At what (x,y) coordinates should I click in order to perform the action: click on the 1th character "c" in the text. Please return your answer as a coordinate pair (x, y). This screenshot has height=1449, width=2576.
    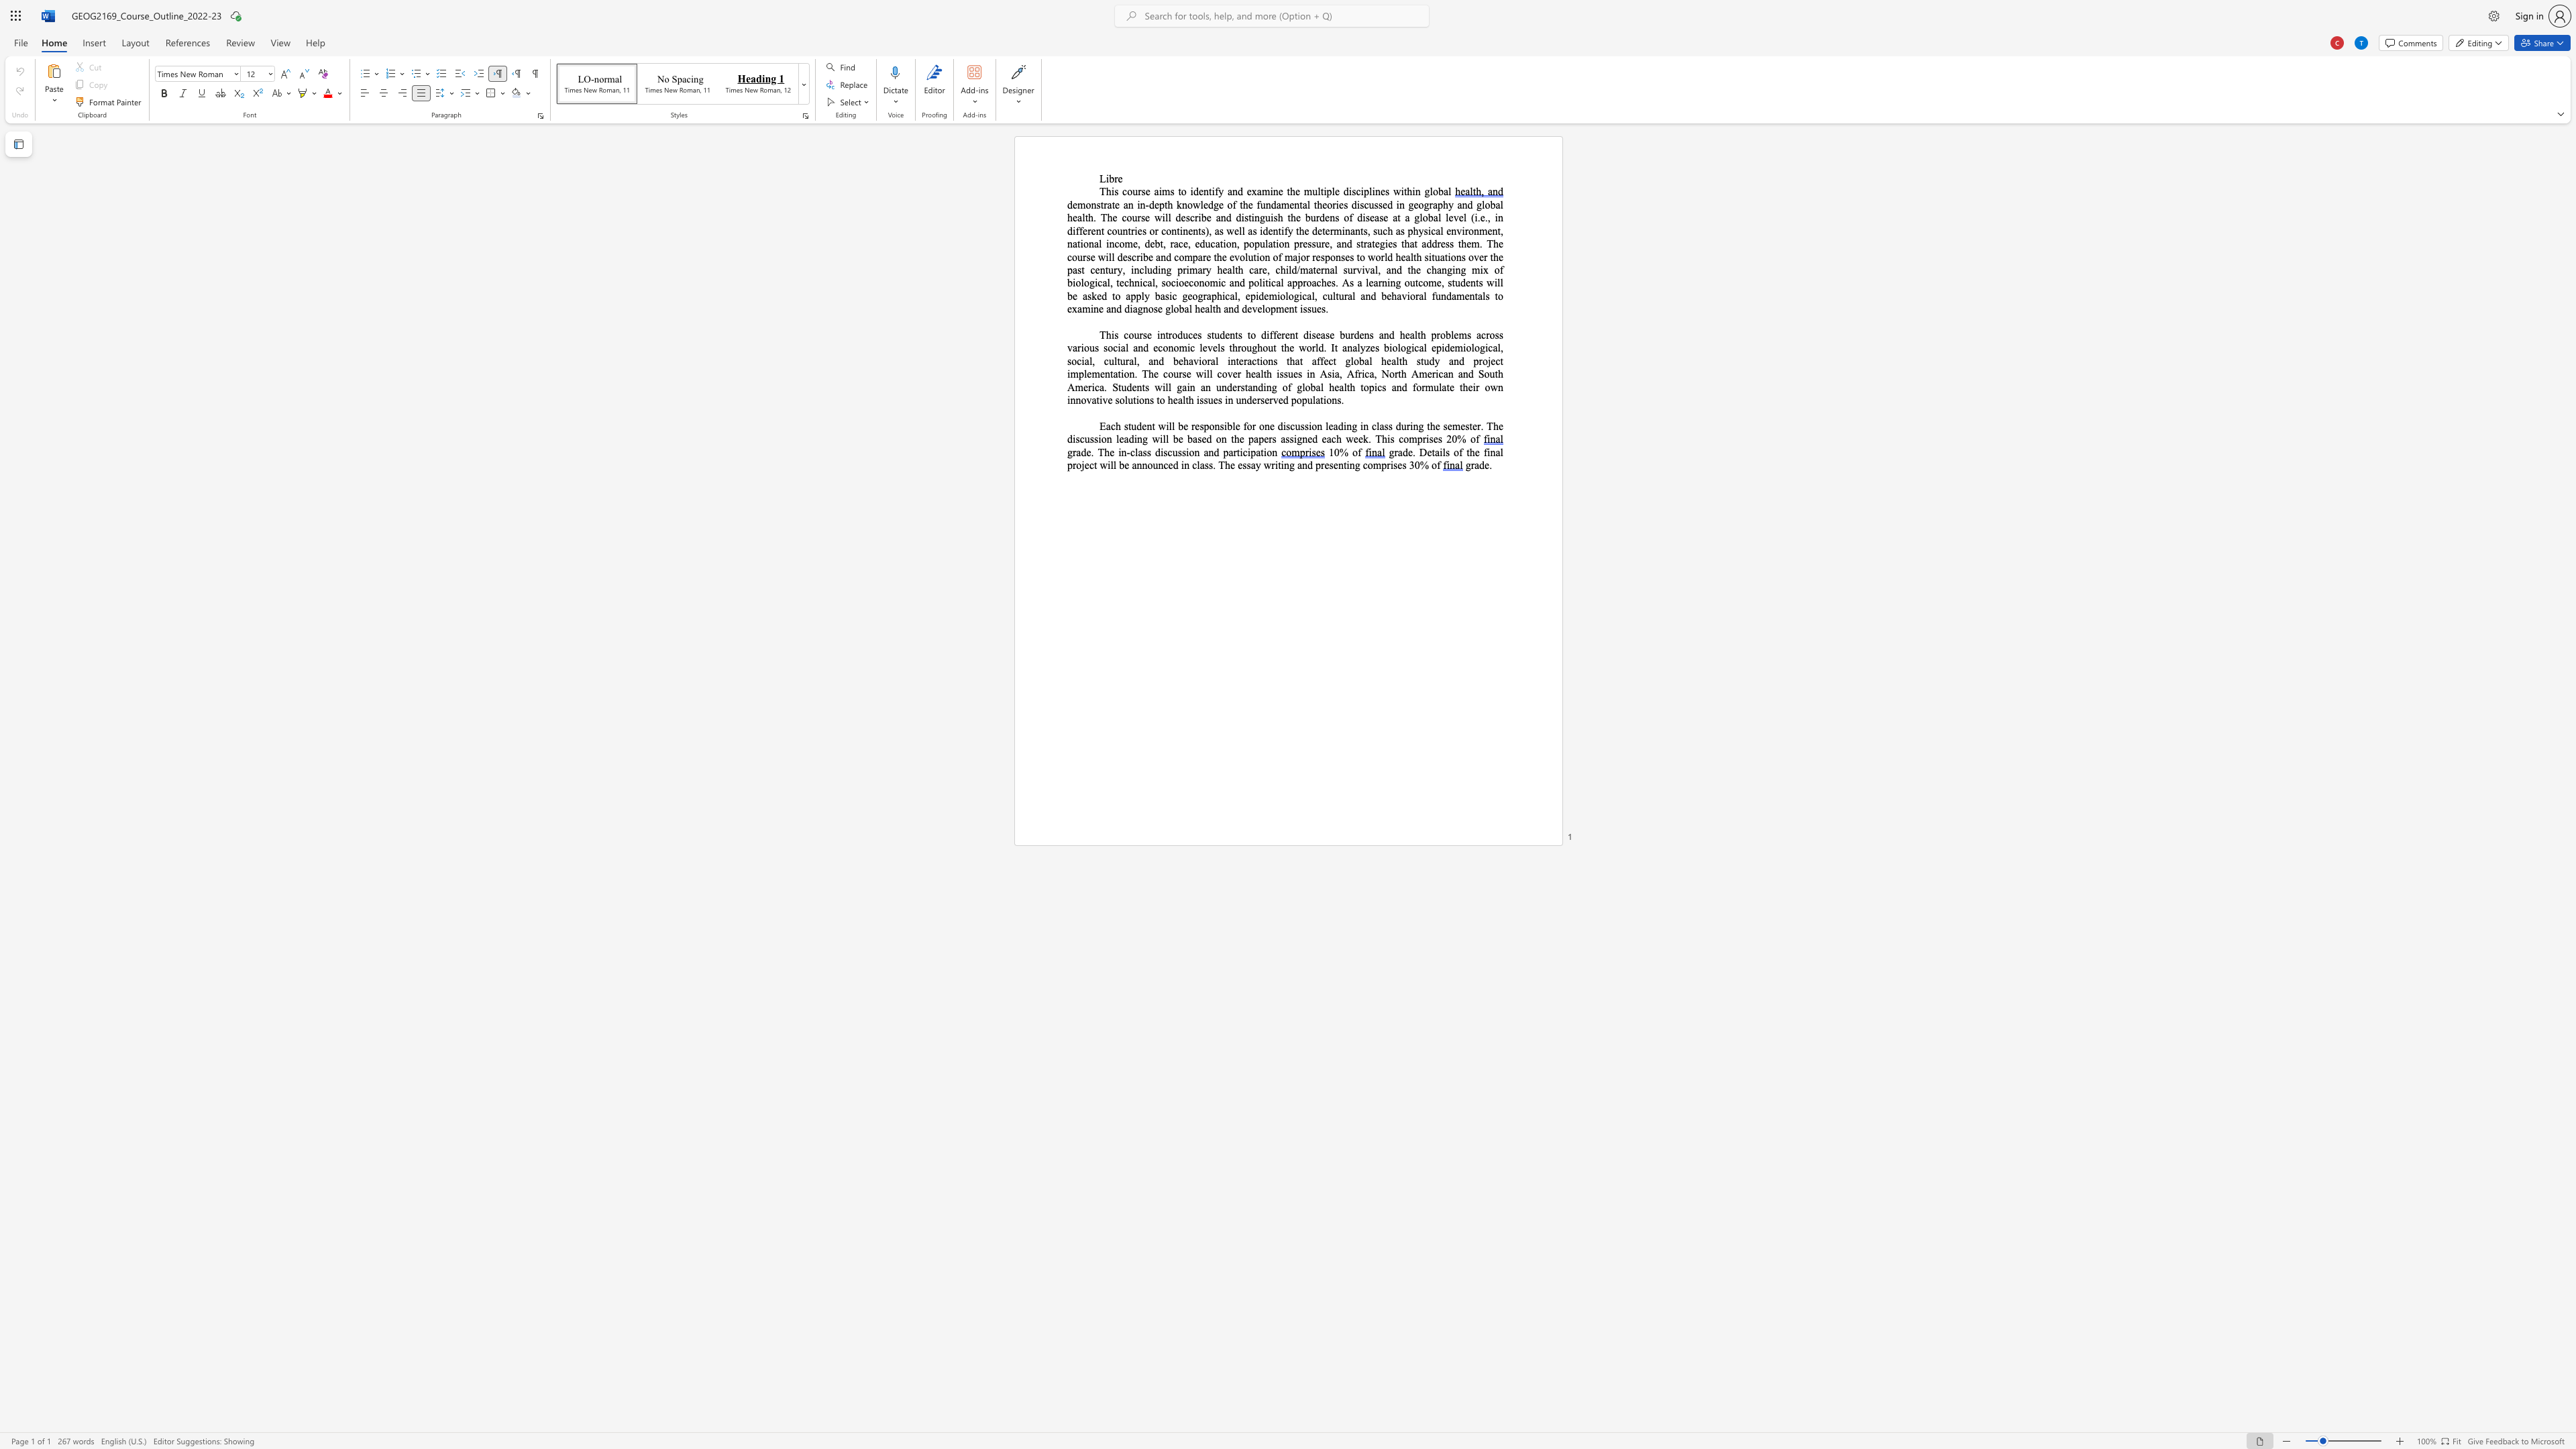
    Looking at the image, I should click on (1163, 230).